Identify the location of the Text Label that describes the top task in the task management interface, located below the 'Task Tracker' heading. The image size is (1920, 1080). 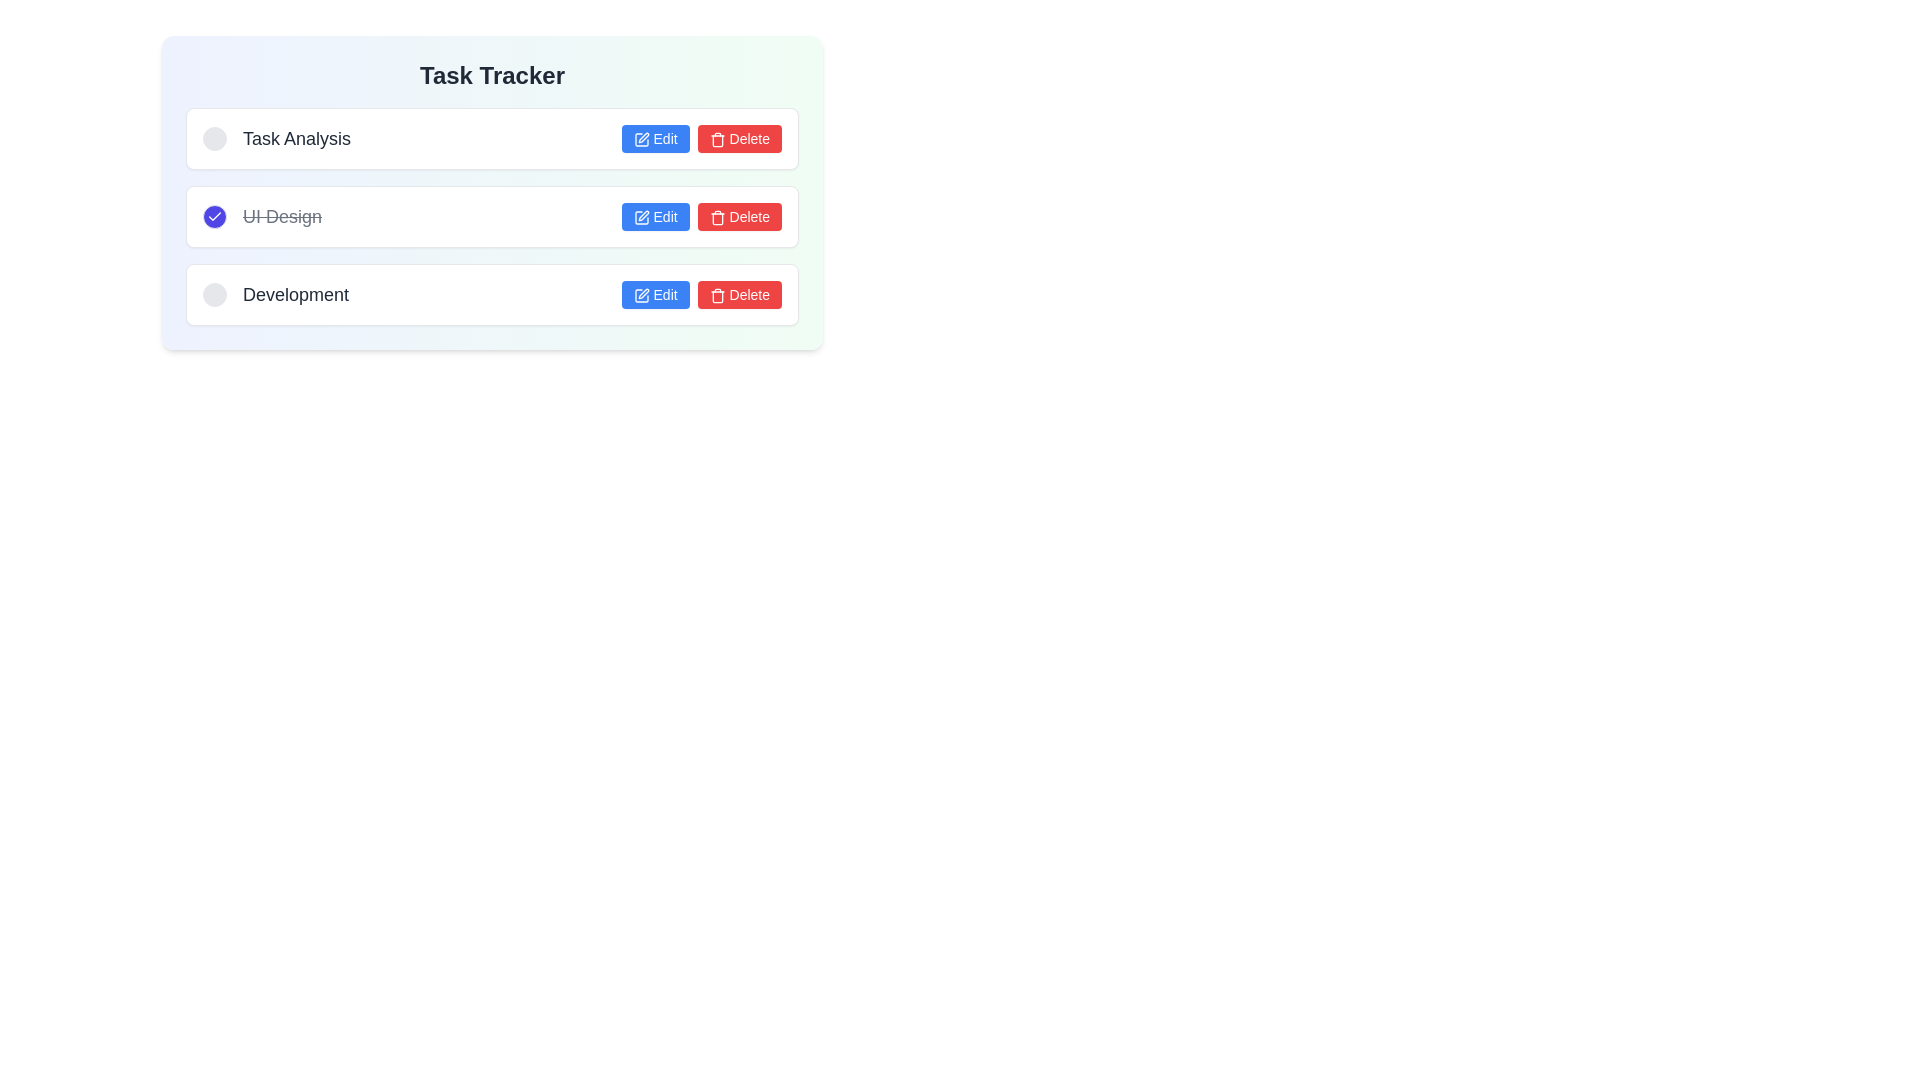
(296, 137).